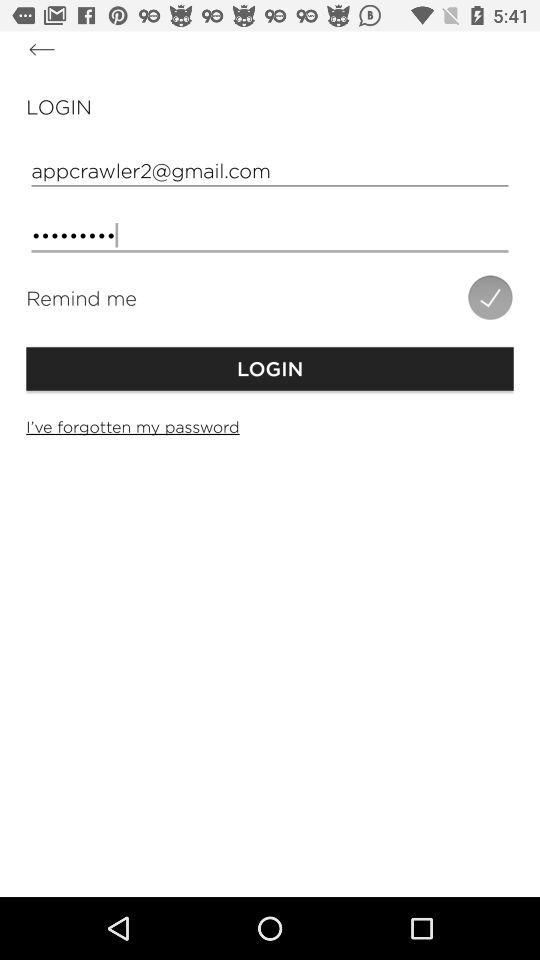 The image size is (540, 960). What do you see at coordinates (270, 426) in the screenshot?
I see `item below the login item` at bounding box center [270, 426].